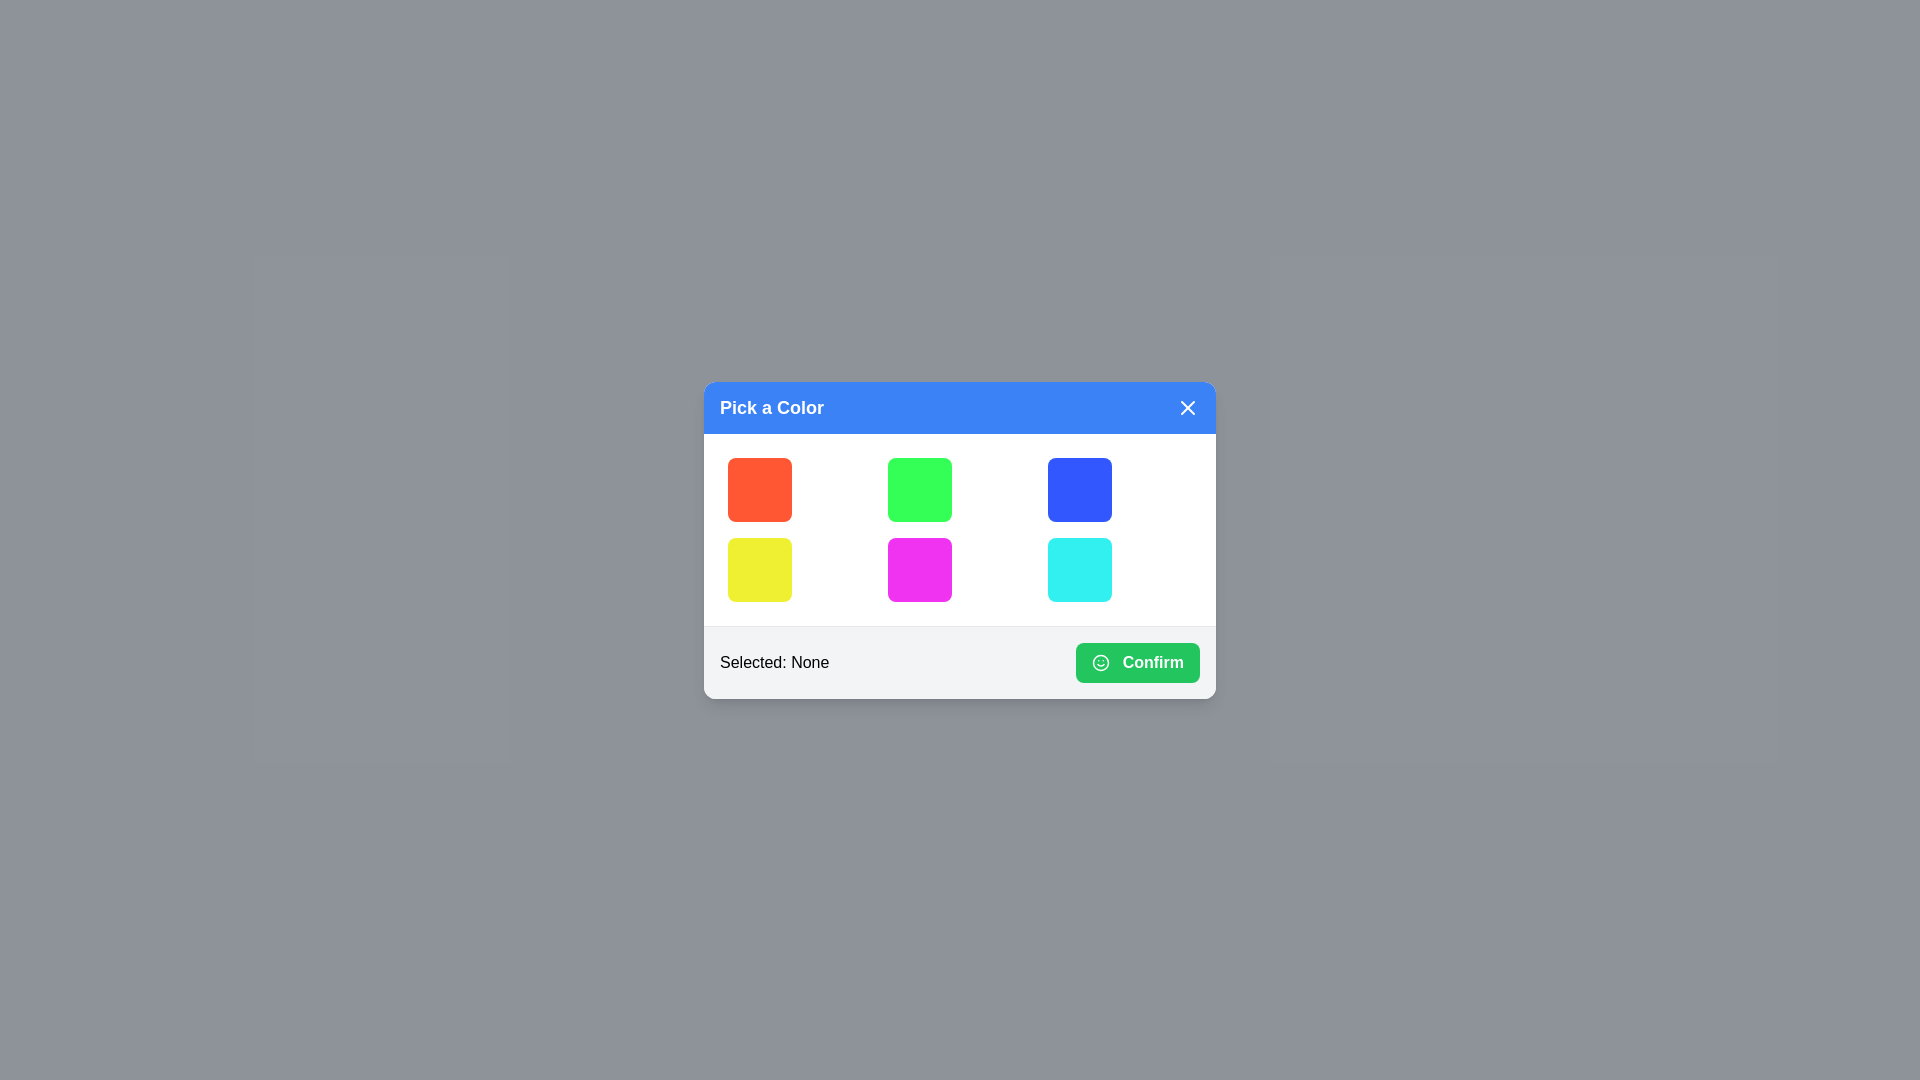  I want to click on the close button to close the dialog, so click(1188, 406).